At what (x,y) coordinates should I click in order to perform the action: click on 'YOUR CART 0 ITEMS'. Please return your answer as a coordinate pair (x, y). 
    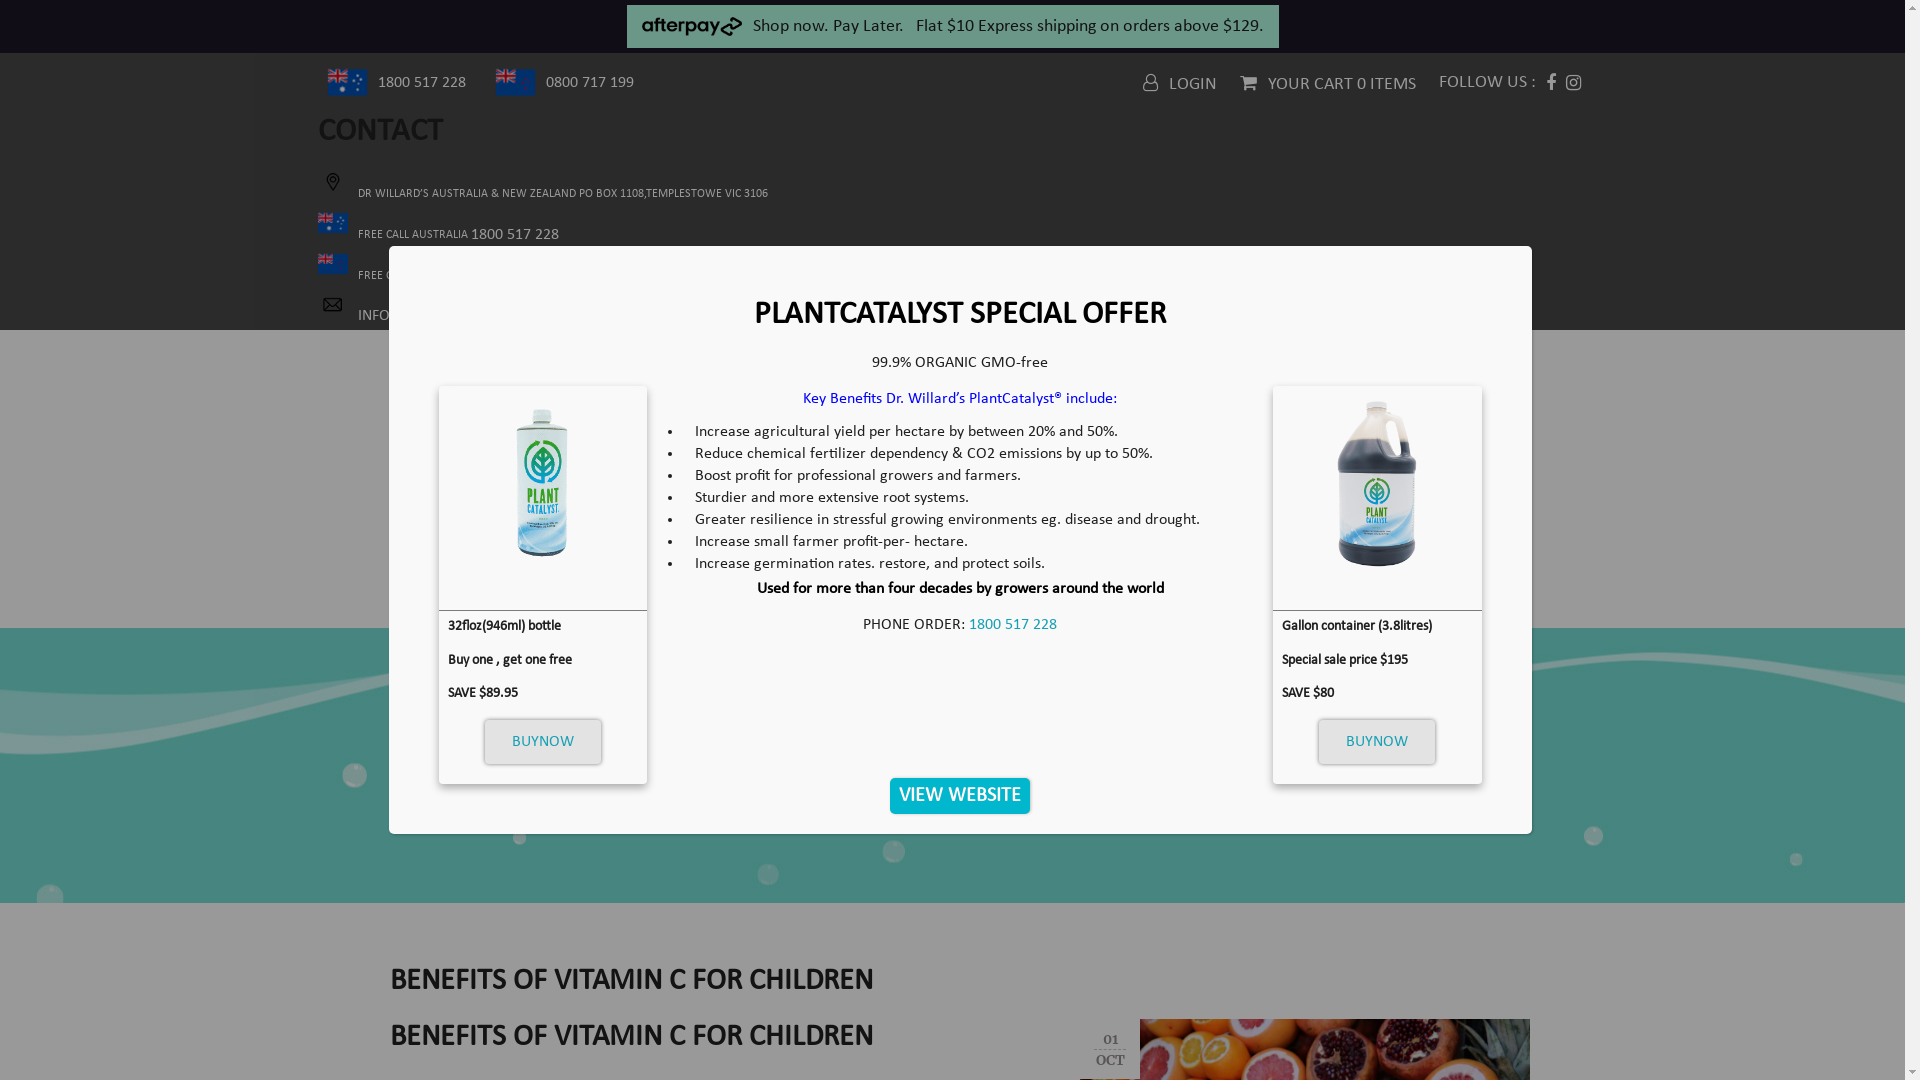
    Looking at the image, I should click on (1238, 83).